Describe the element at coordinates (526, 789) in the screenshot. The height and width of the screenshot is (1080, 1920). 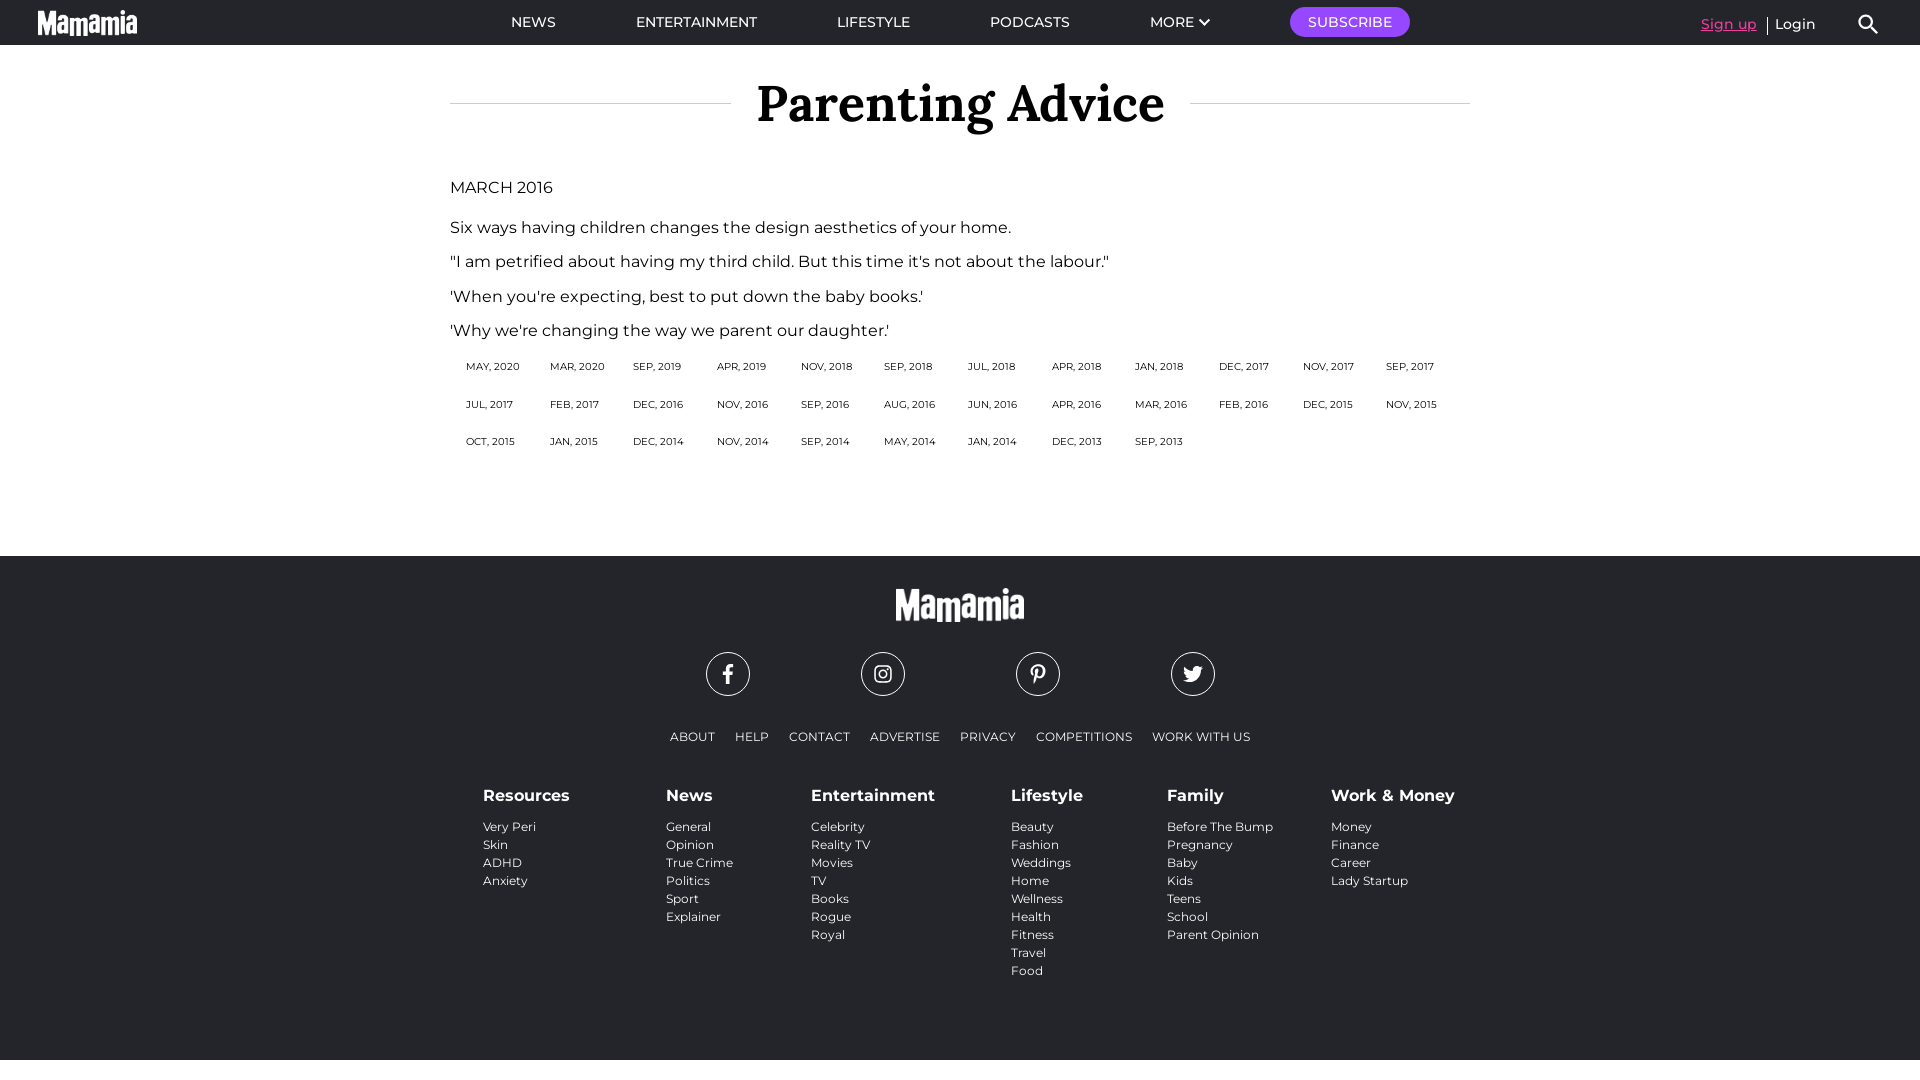
I see `'Resources'` at that location.